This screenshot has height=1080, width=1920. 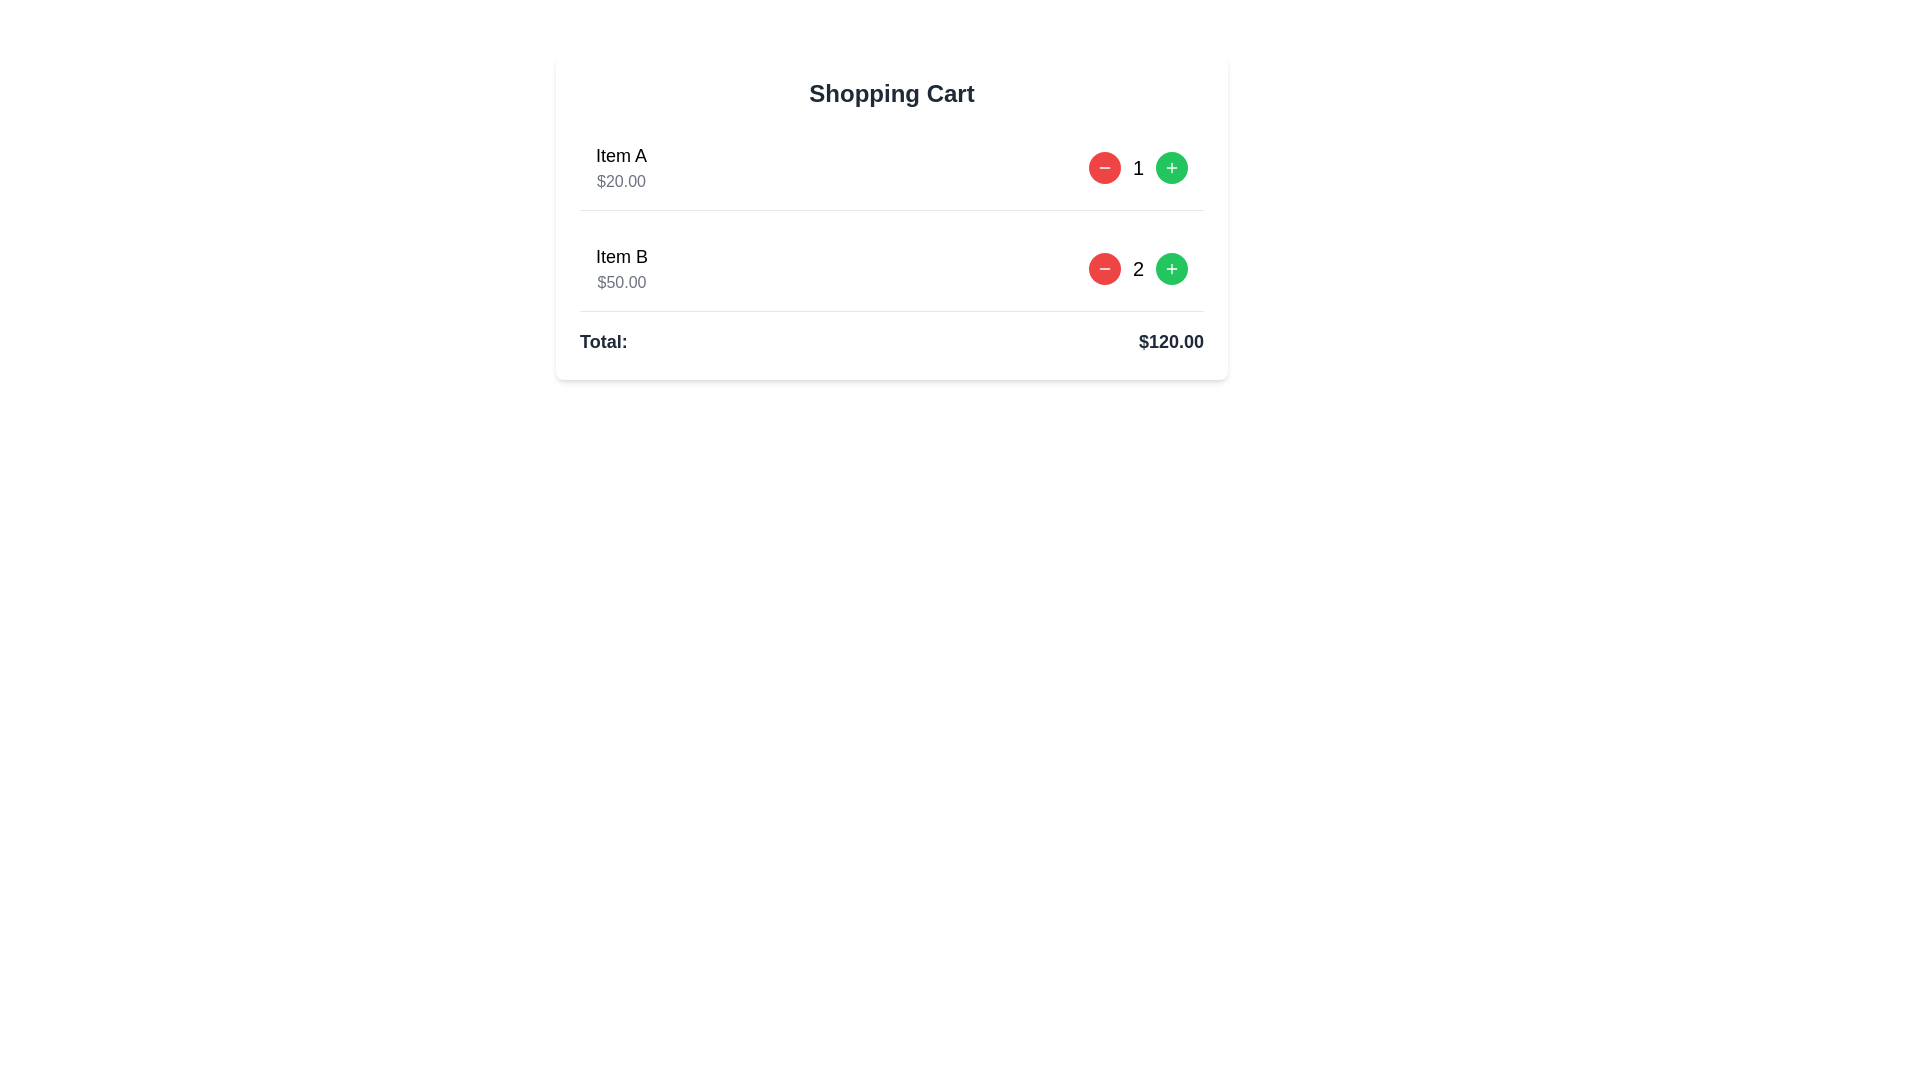 I want to click on the circular green button with a white plus icon (+) to the right of the number 2 associated with 'Item B' in the shopping cart layout to increase the quantity, so click(x=1171, y=268).